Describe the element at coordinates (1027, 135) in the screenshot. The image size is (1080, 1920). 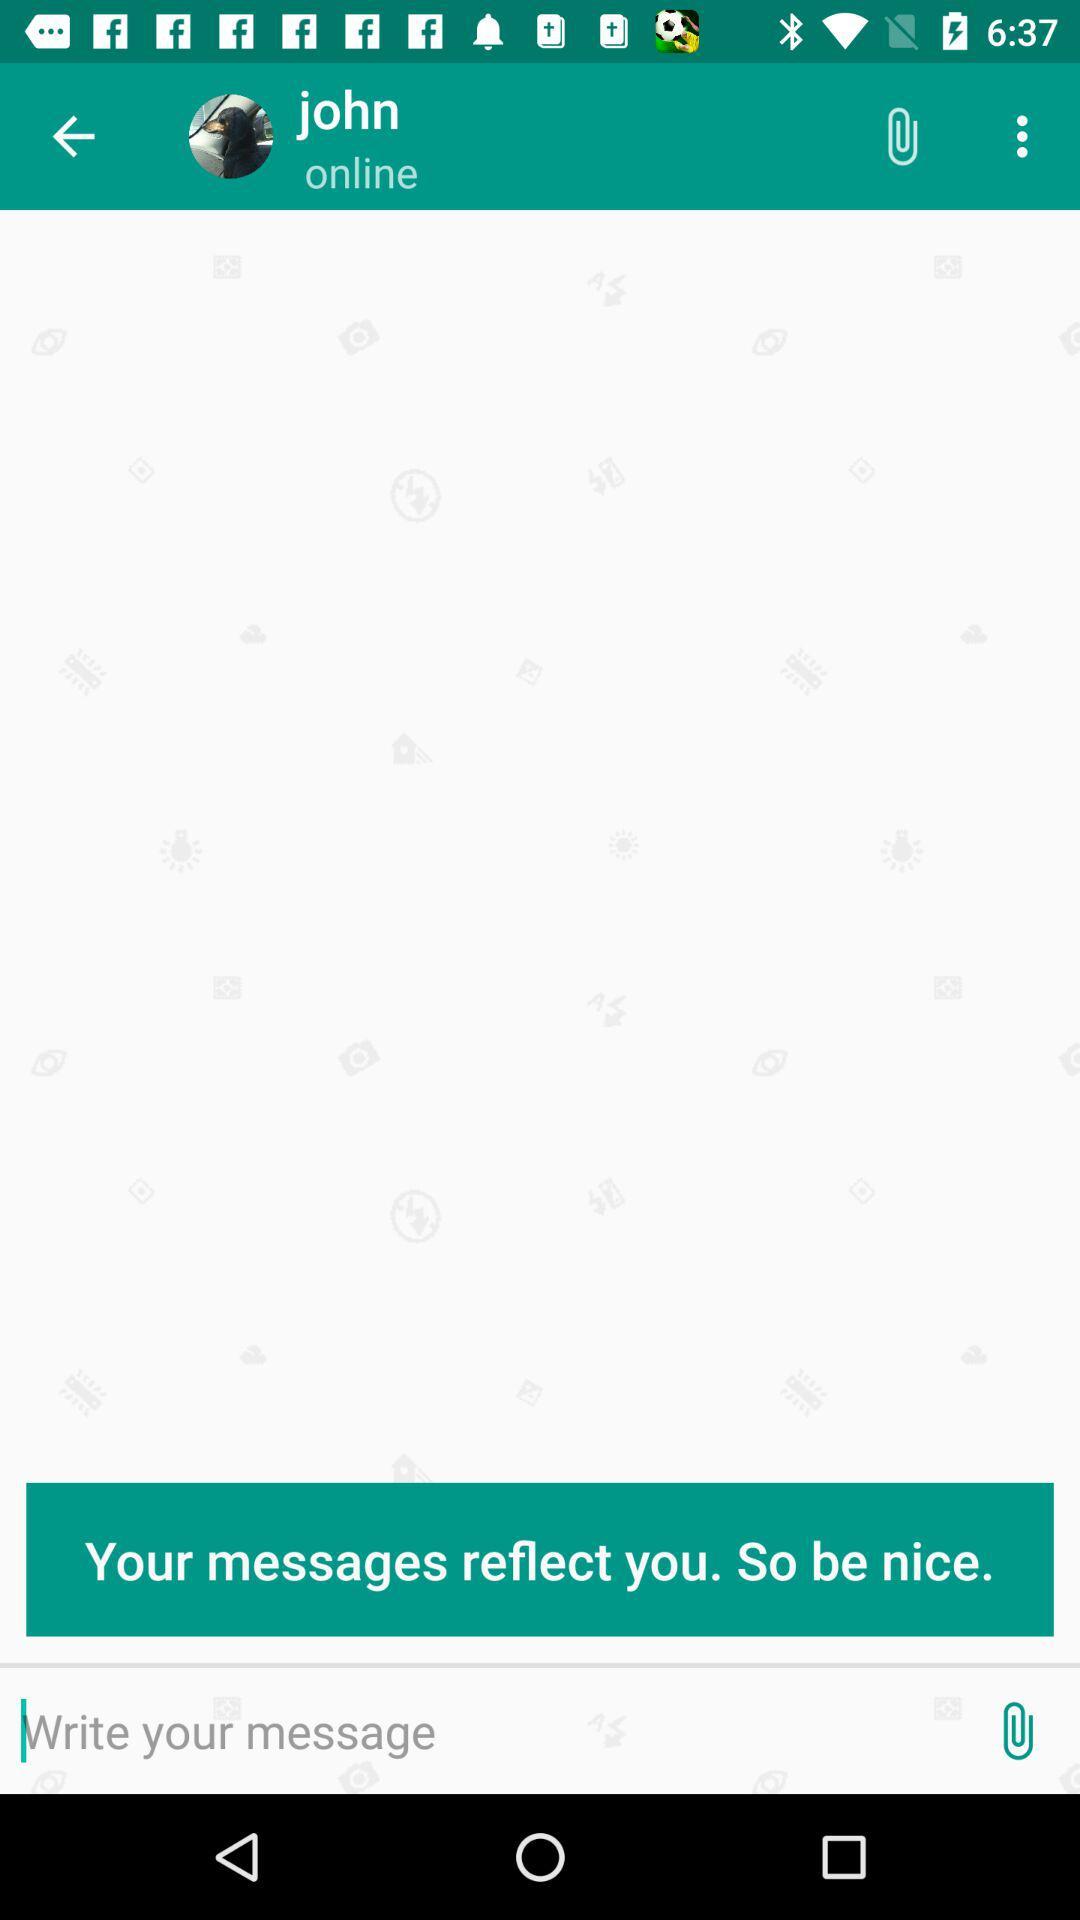
I see `icon above the your messages reflect` at that location.